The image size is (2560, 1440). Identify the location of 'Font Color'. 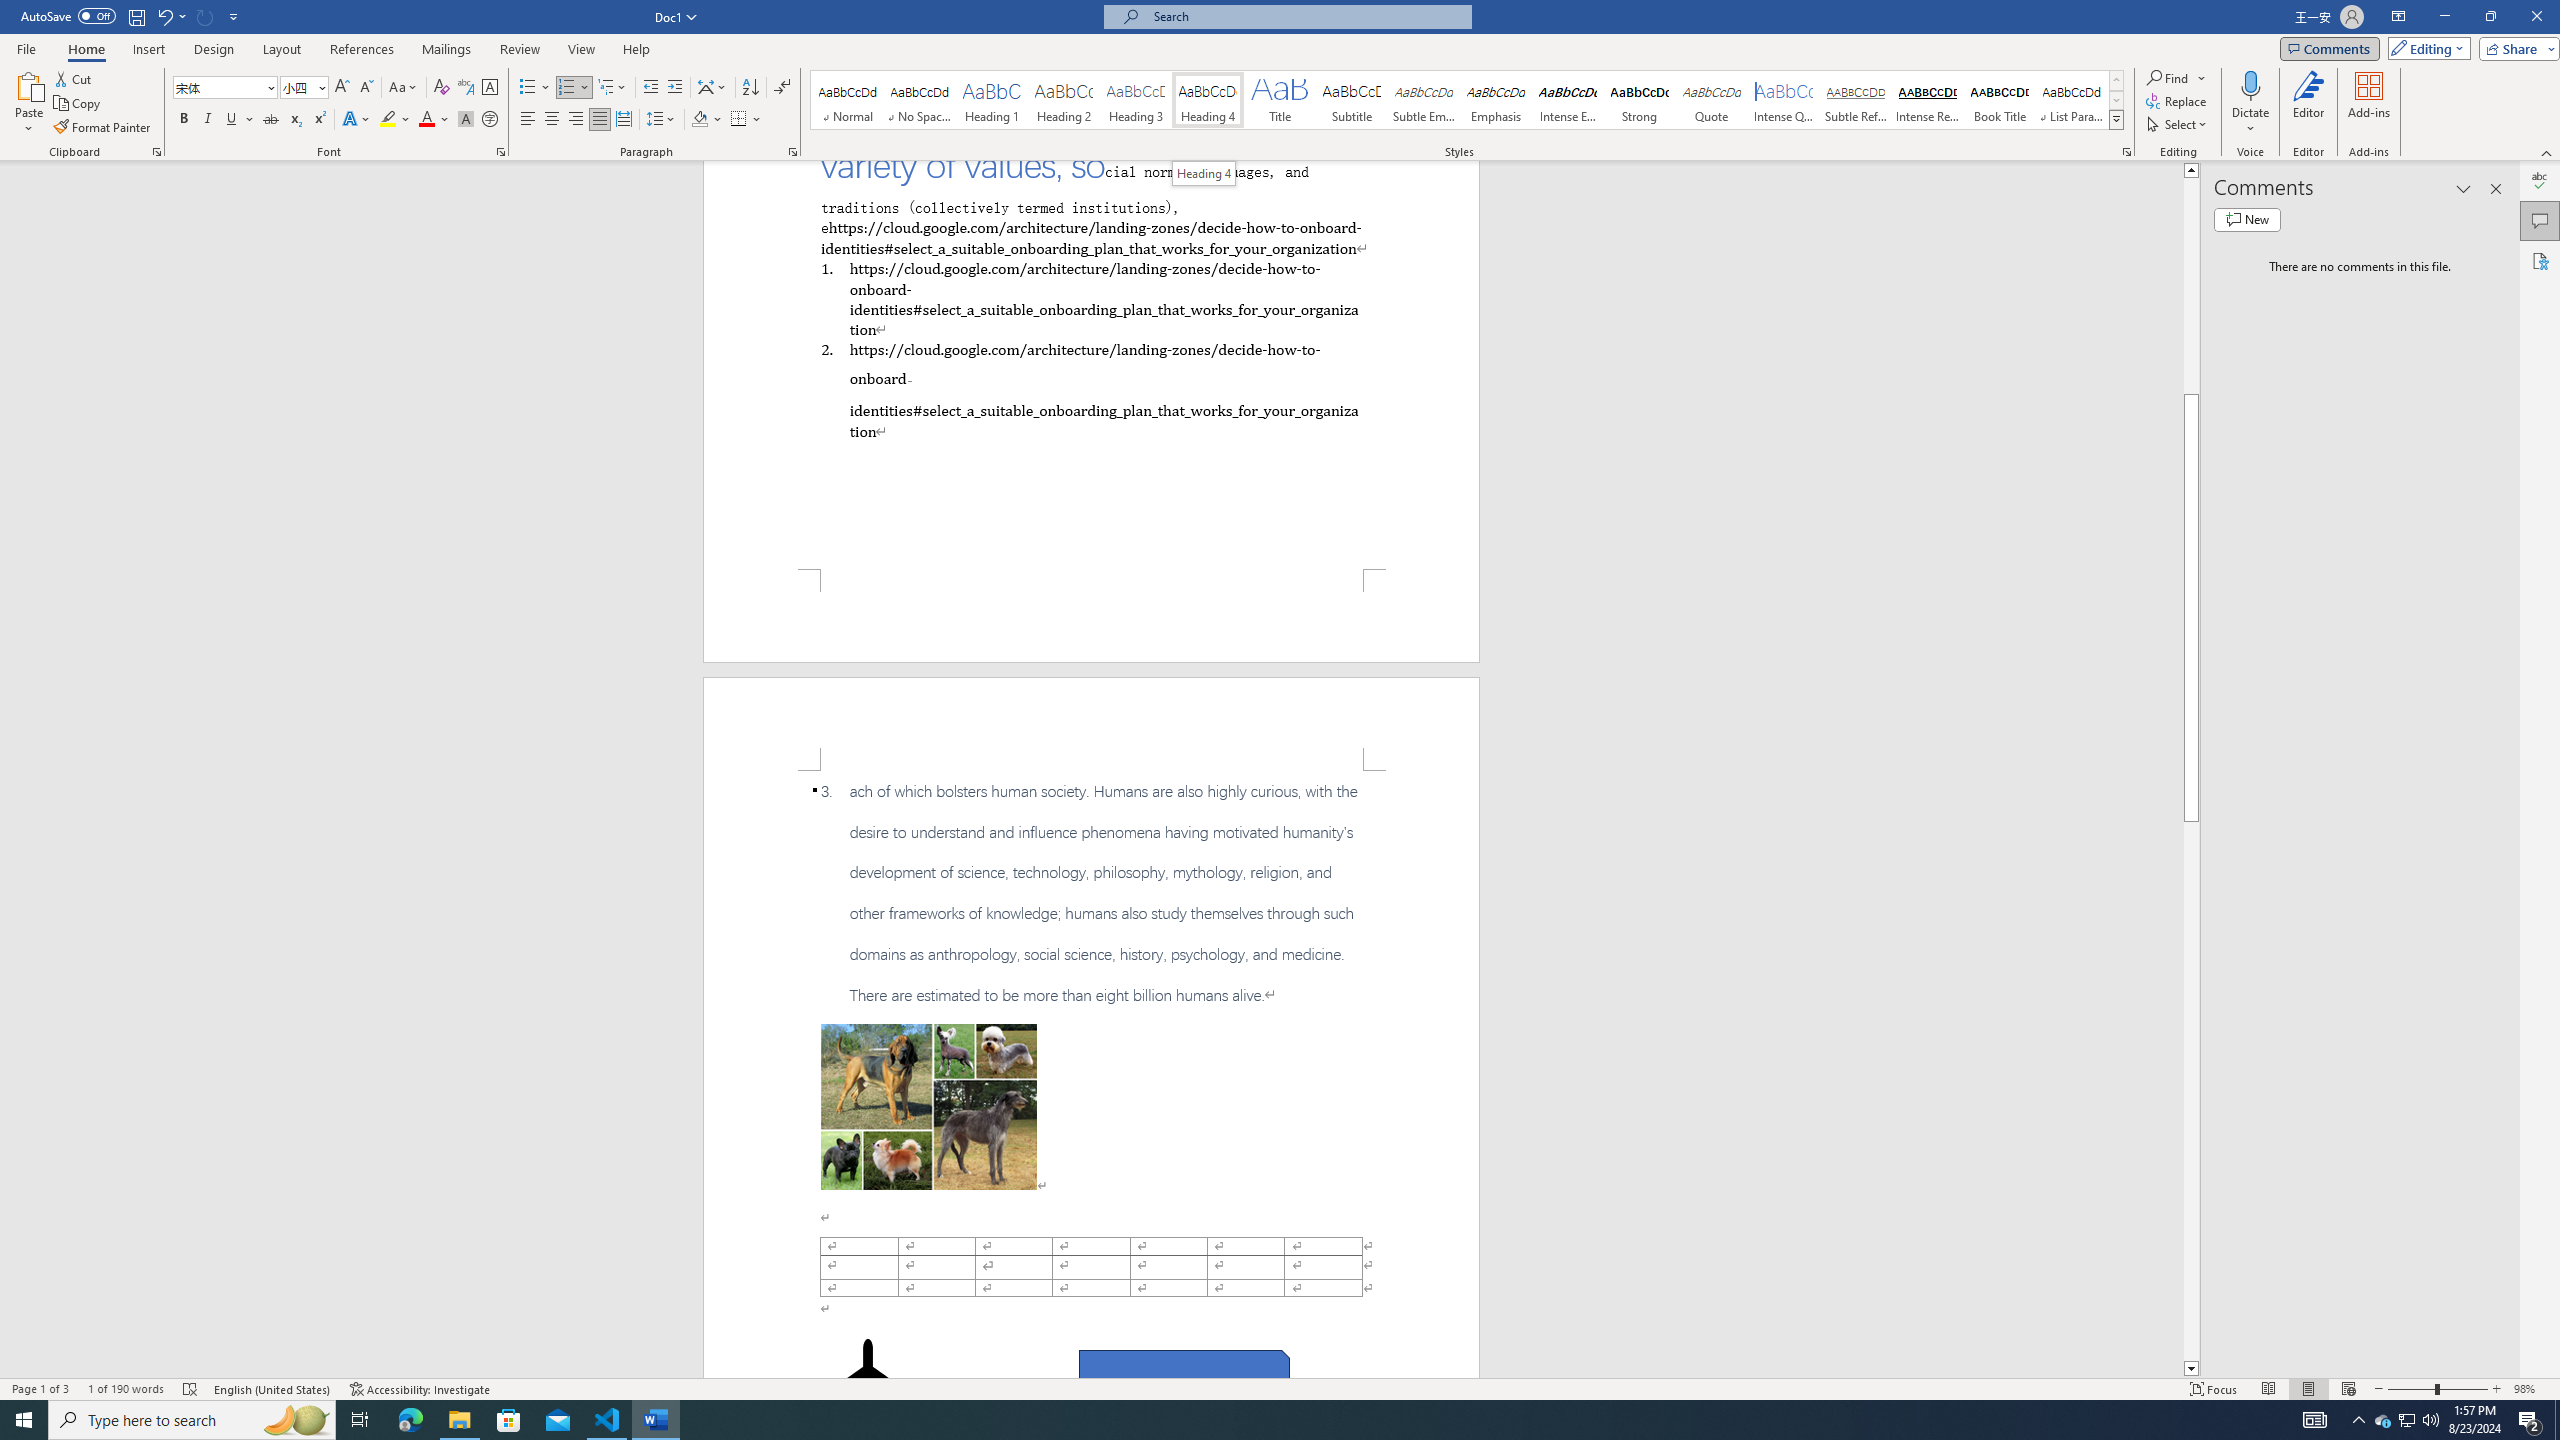
(432, 118).